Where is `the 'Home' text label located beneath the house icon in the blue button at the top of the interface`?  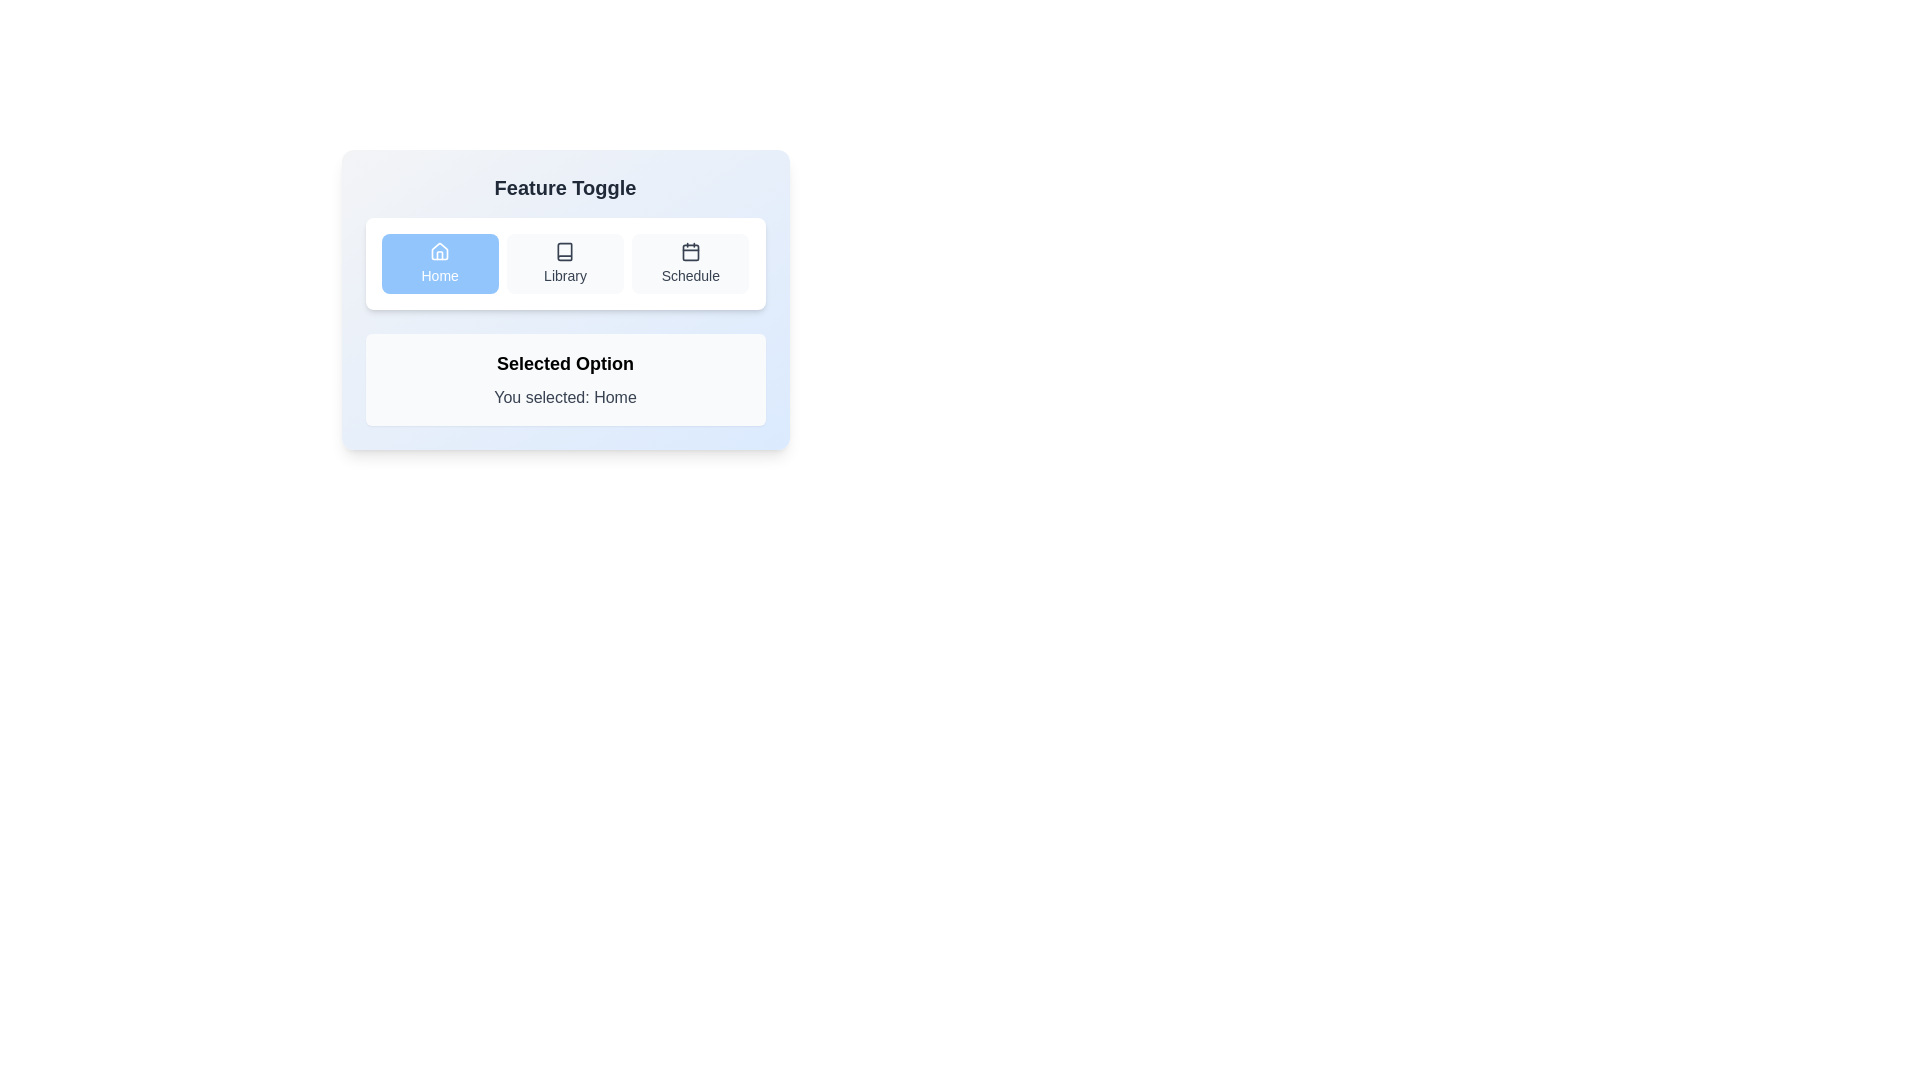 the 'Home' text label located beneath the house icon in the blue button at the top of the interface is located at coordinates (439, 276).